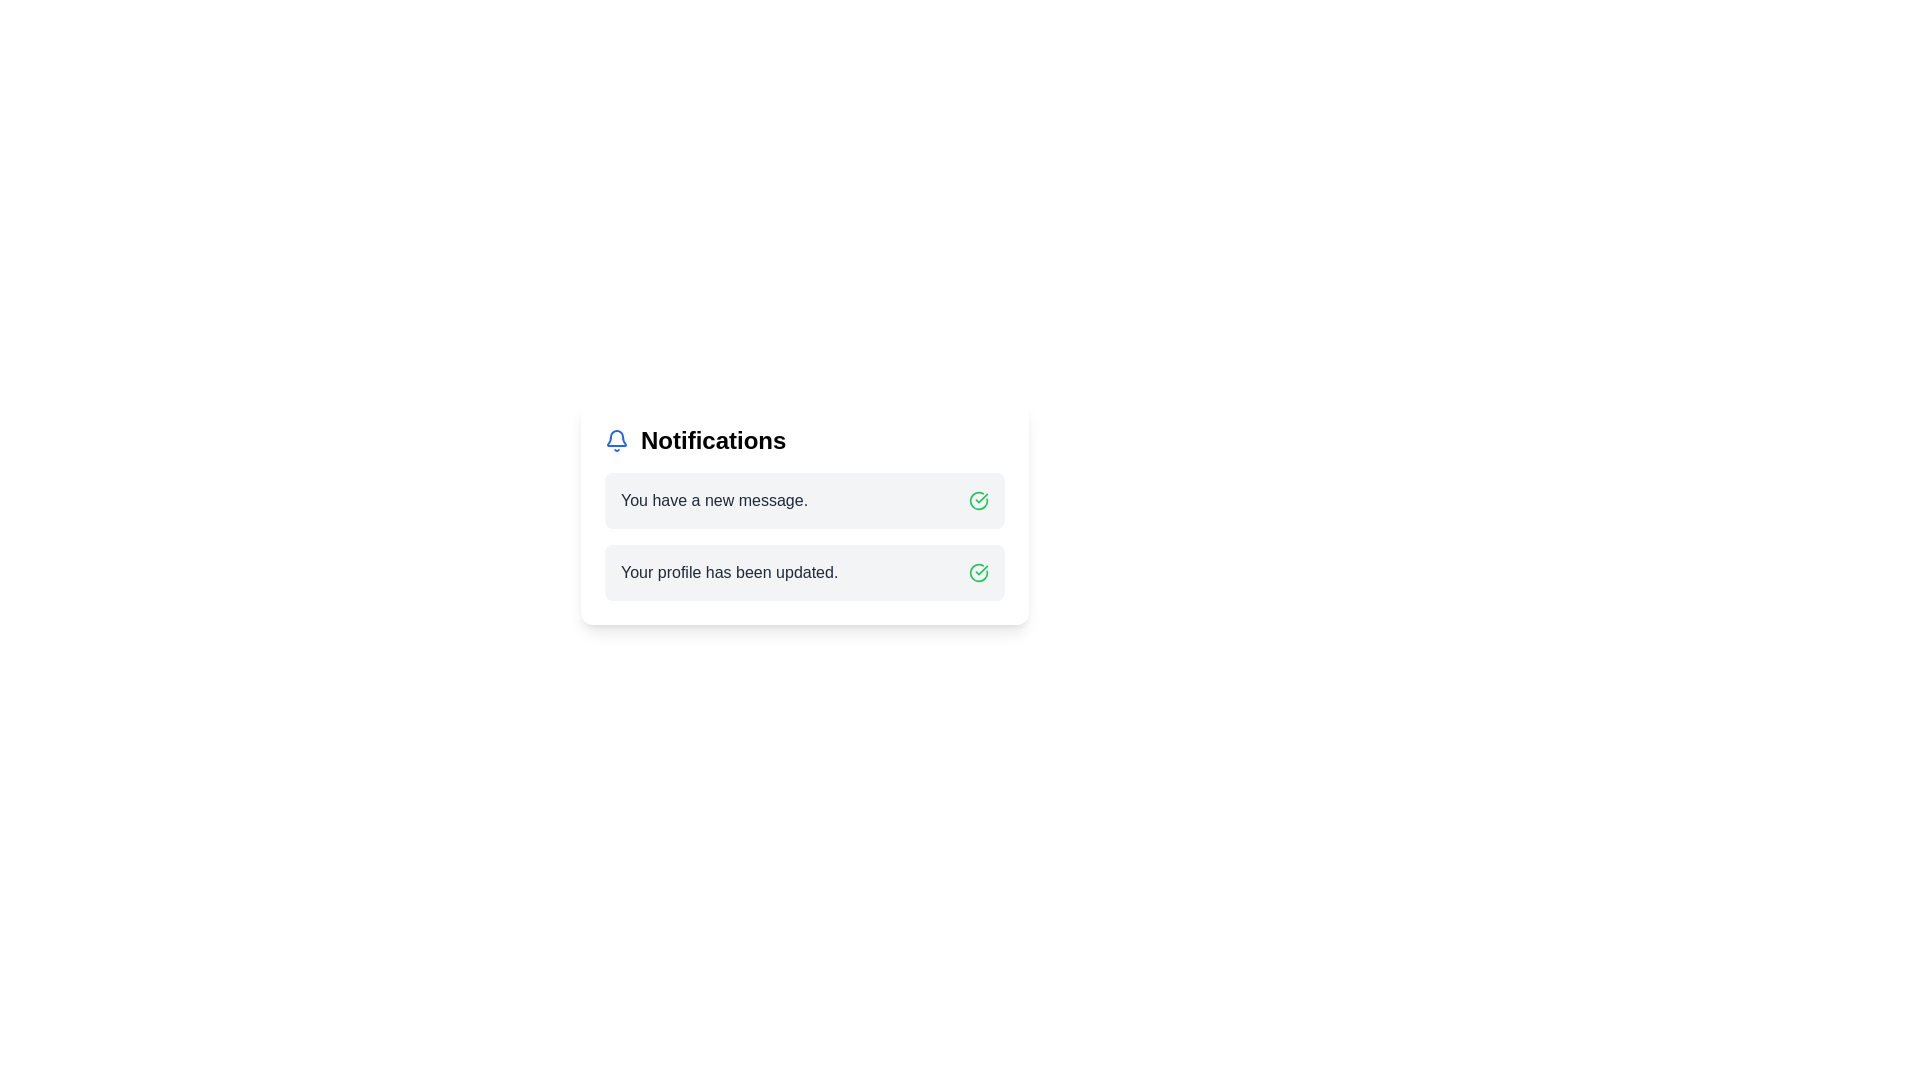 This screenshot has width=1920, height=1080. What do you see at coordinates (616, 439) in the screenshot?
I see `the bell icon which serves as a visual indicator for notifications, located to the left of the 'Notifications' text` at bounding box center [616, 439].